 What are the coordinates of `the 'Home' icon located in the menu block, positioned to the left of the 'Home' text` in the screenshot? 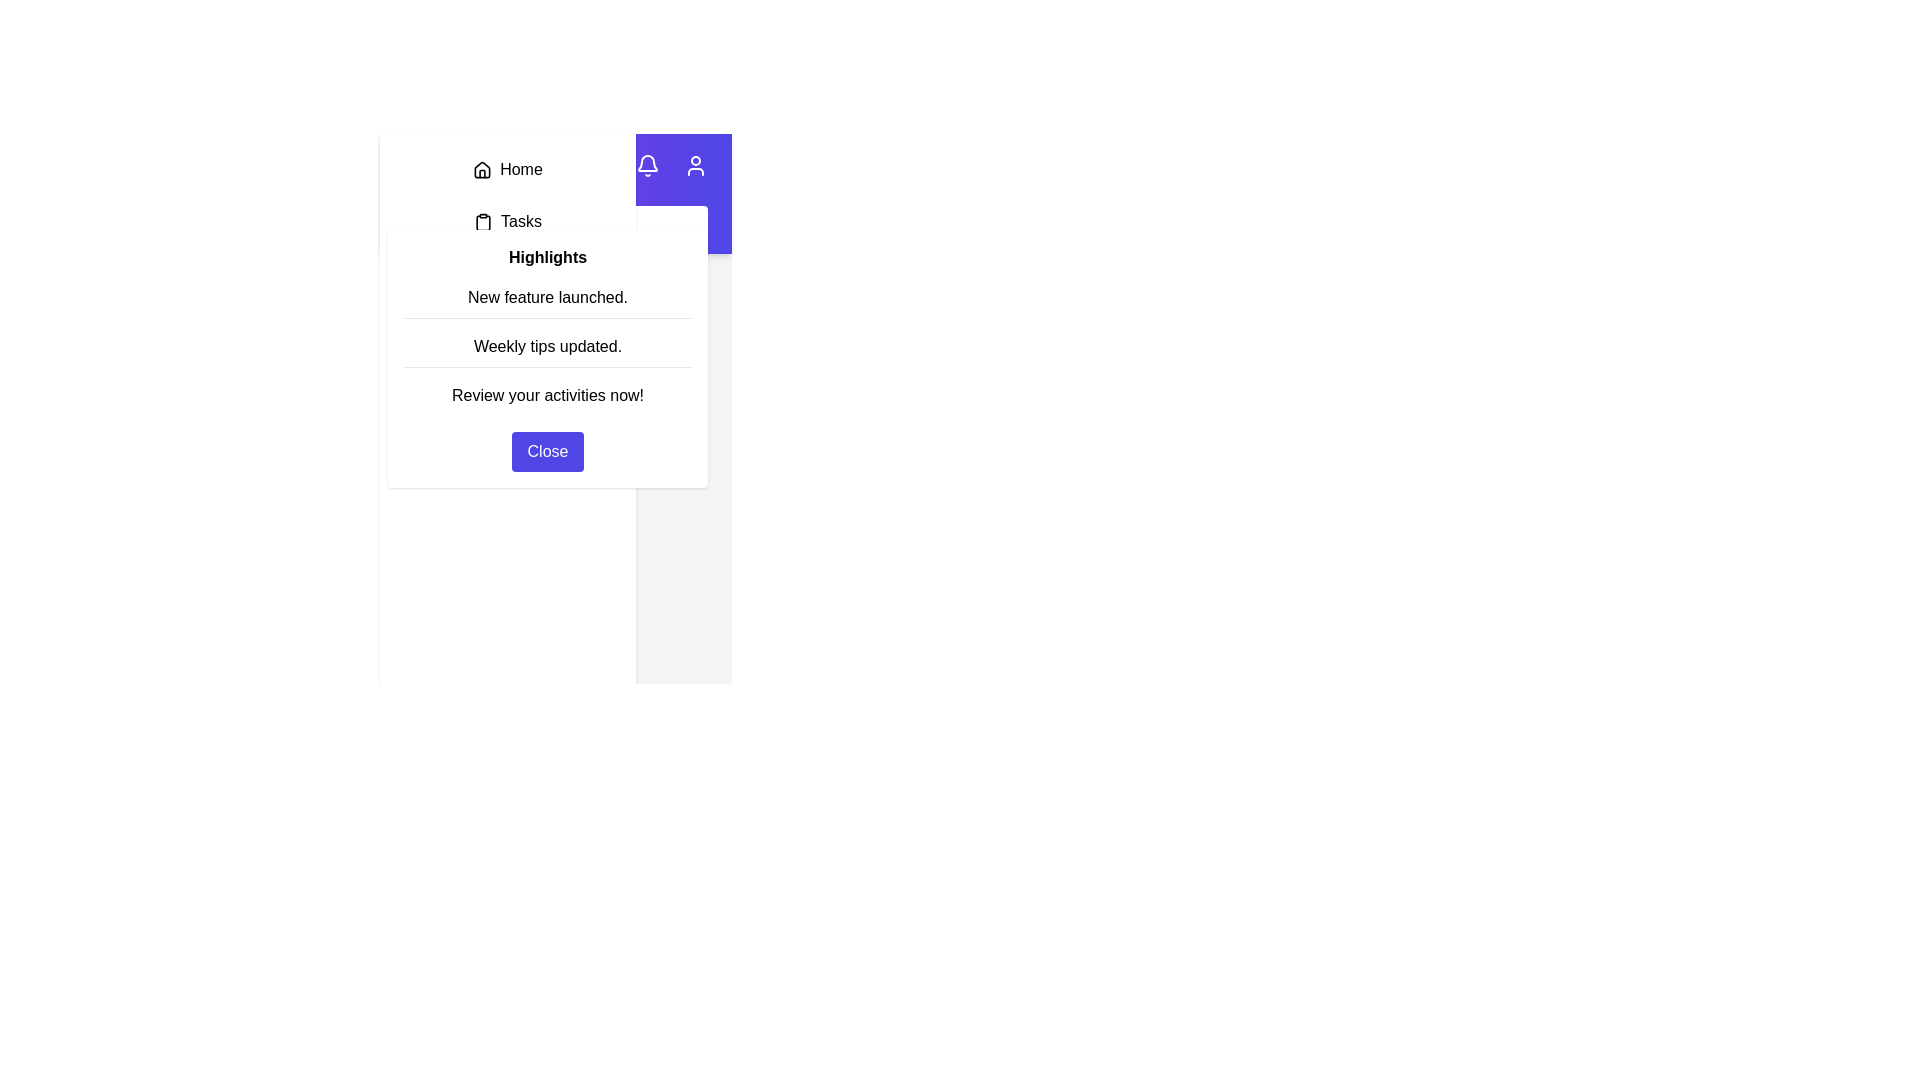 It's located at (482, 169).